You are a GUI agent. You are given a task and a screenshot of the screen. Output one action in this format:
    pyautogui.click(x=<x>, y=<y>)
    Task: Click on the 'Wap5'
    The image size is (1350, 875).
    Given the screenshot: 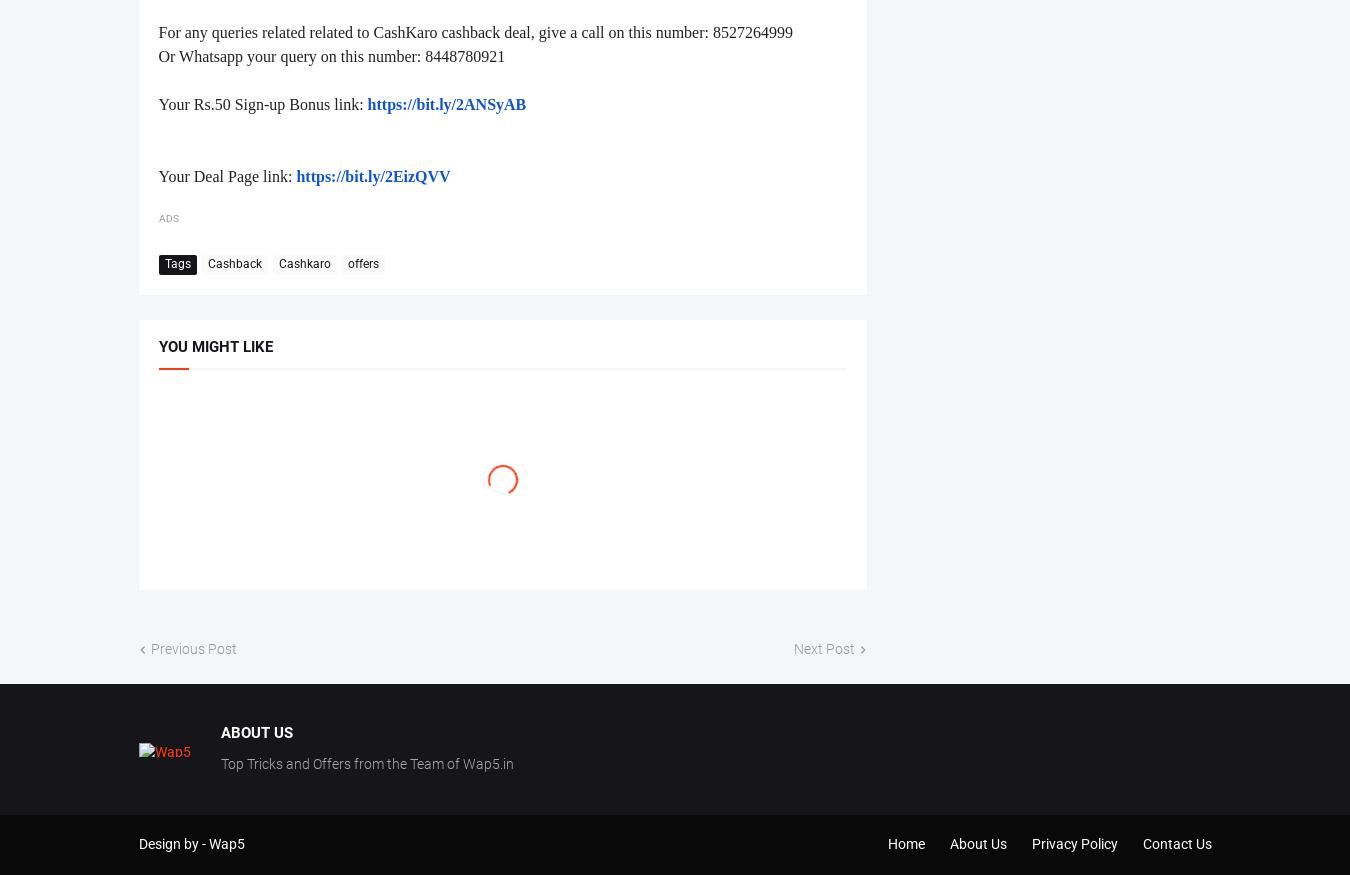 What is the action you would take?
    pyautogui.click(x=225, y=844)
    